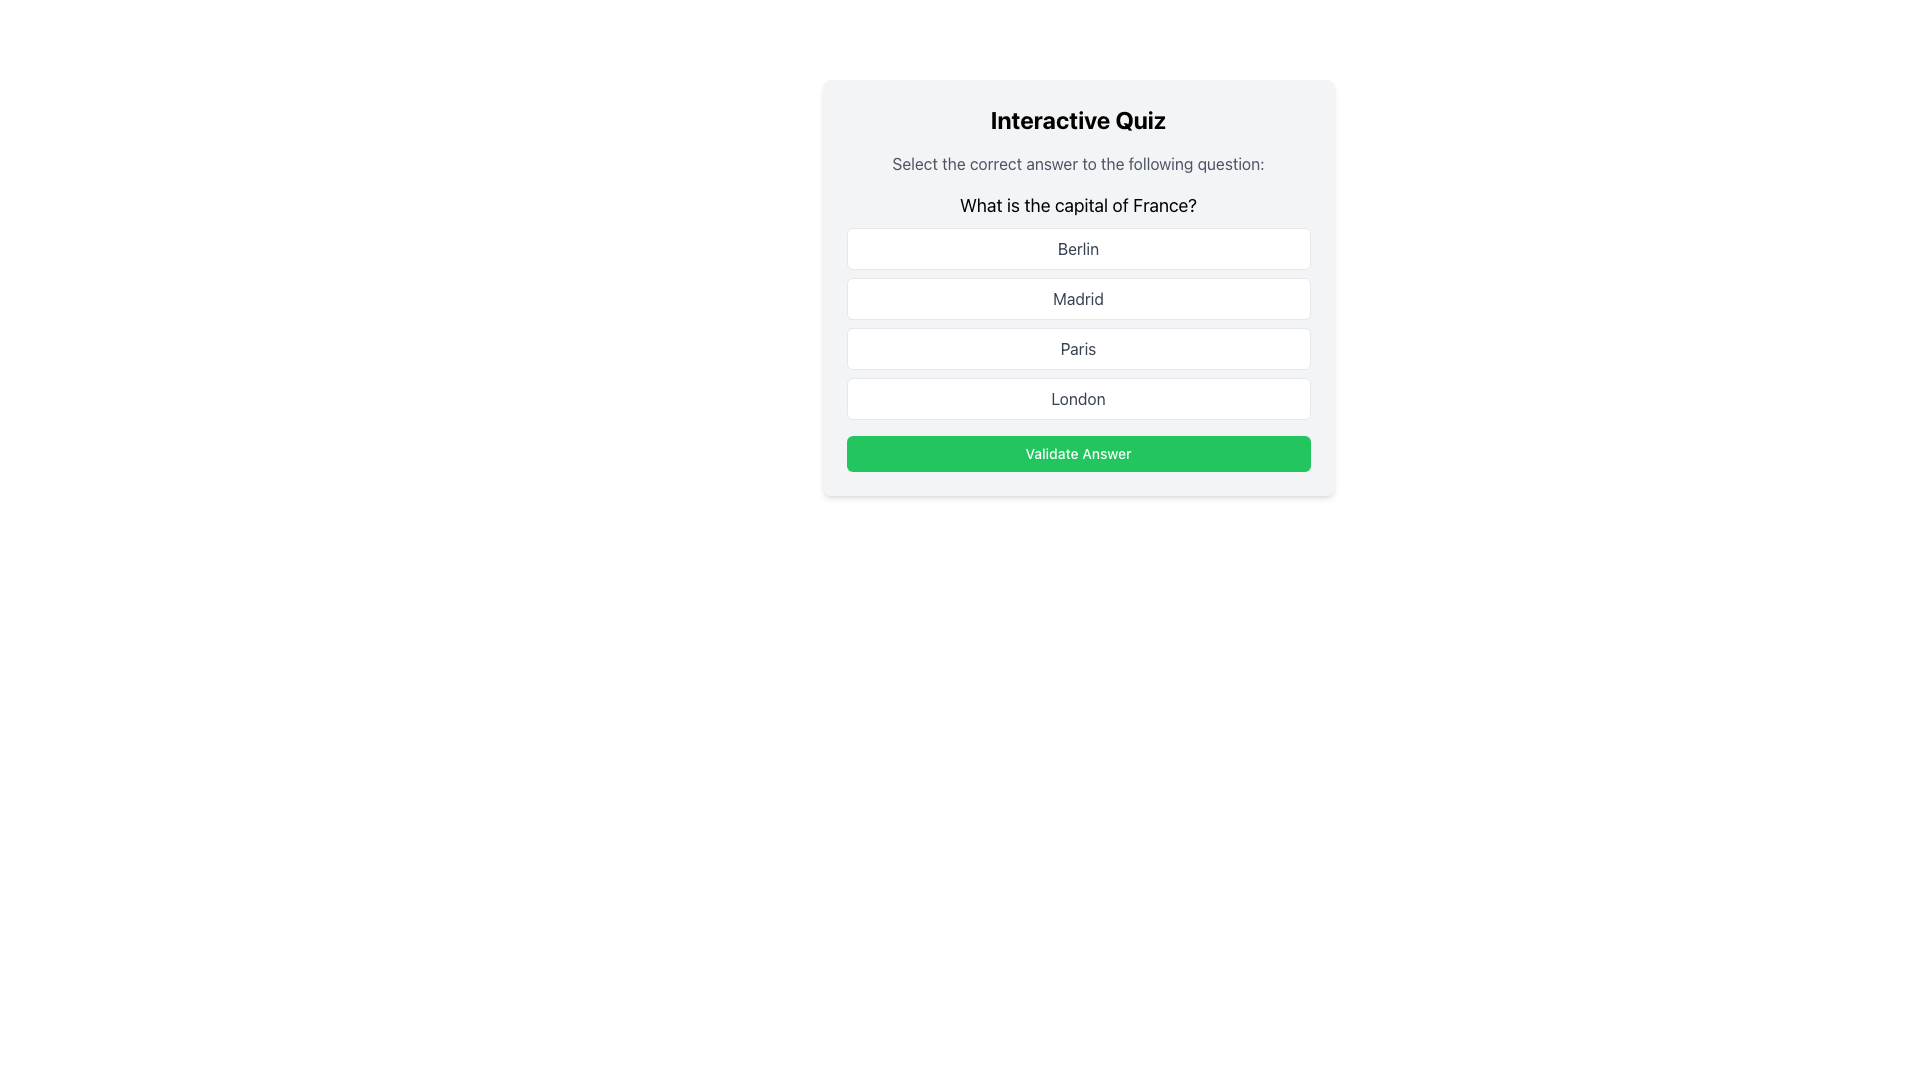  Describe the element at coordinates (1077, 248) in the screenshot. I see `the first answer option button in the quiz interface` at that location.